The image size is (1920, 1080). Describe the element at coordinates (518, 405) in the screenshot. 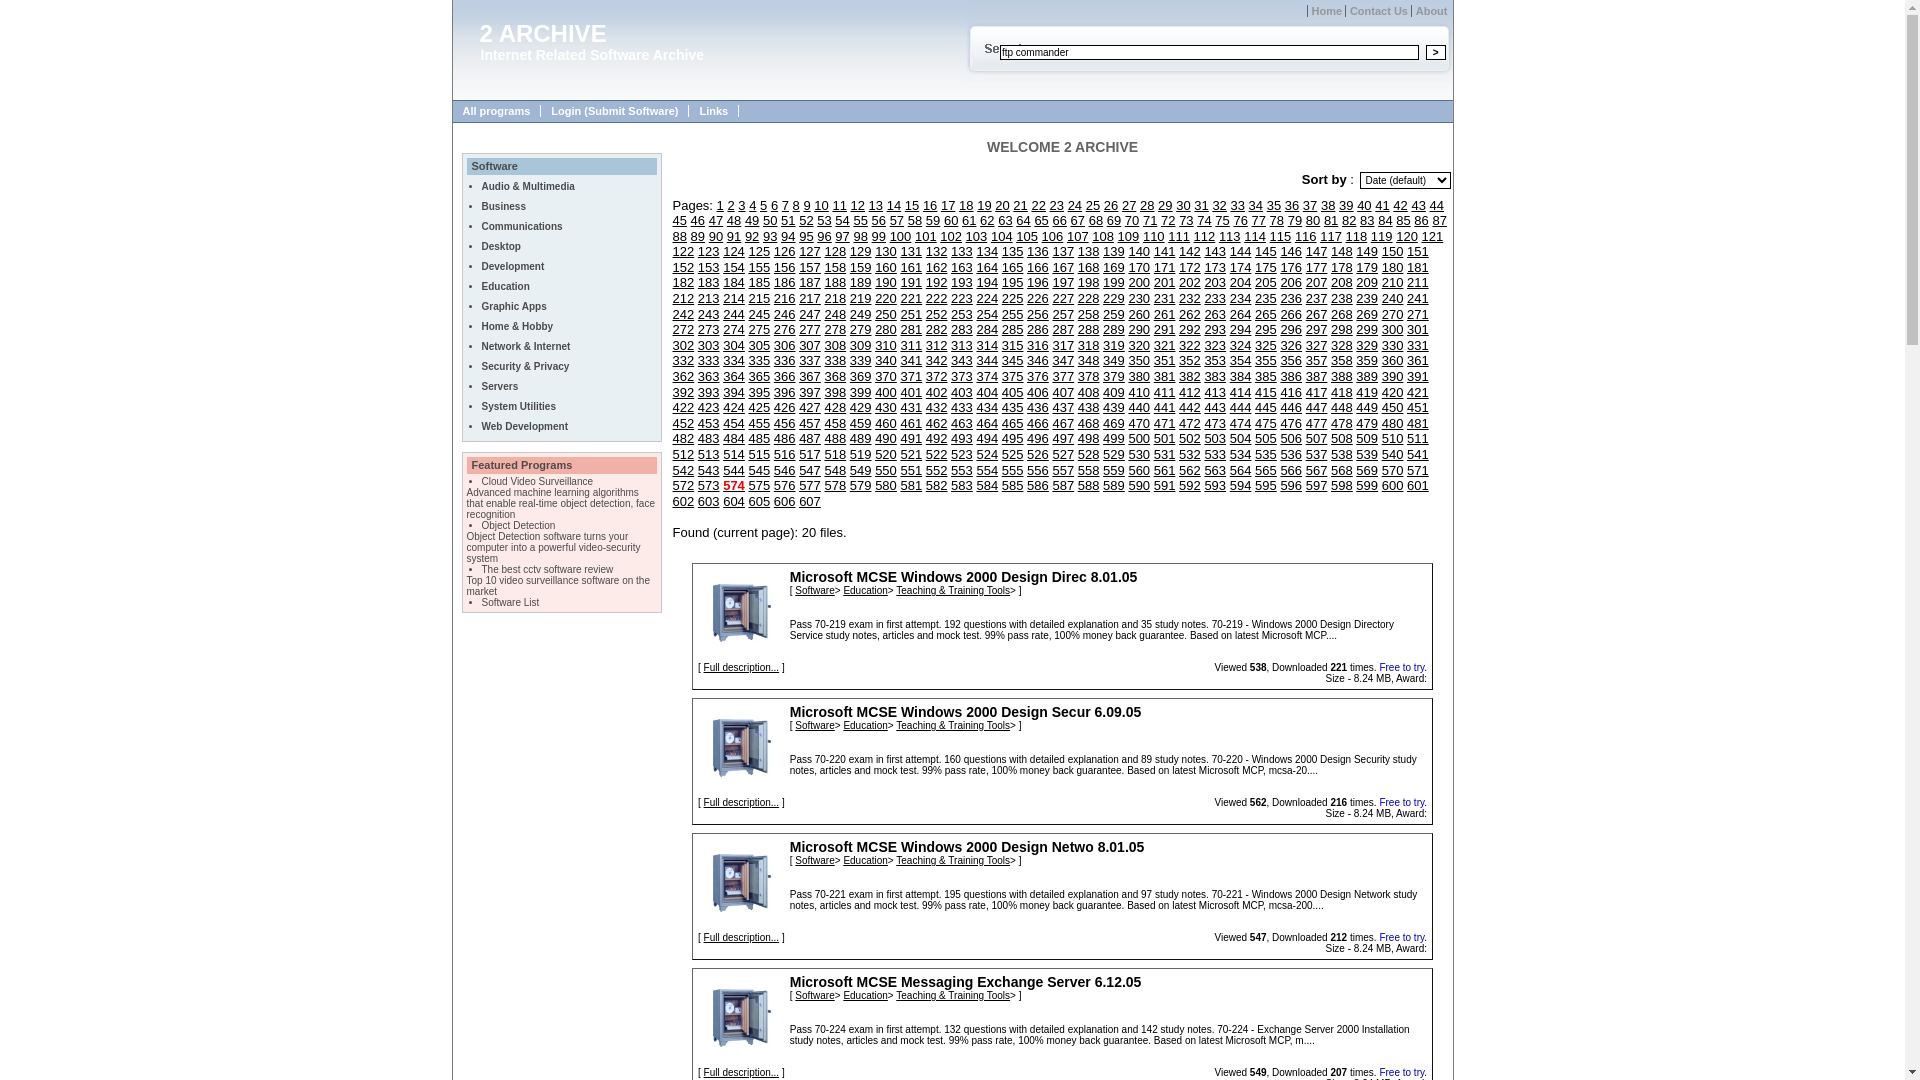

I see `'System Utilities'` at that location.